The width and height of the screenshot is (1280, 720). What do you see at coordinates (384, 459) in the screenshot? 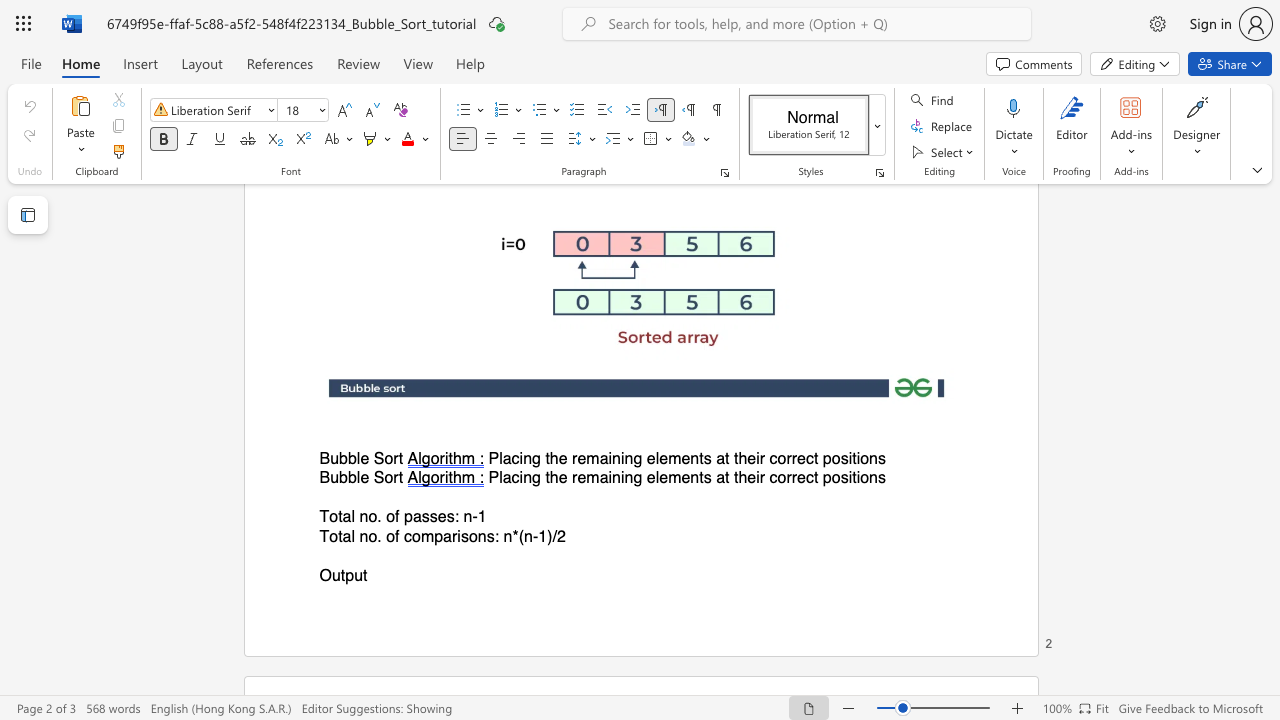
I see `the subset text "ort" within the text "Bubble Sort"` at bounding box center [384, 459].